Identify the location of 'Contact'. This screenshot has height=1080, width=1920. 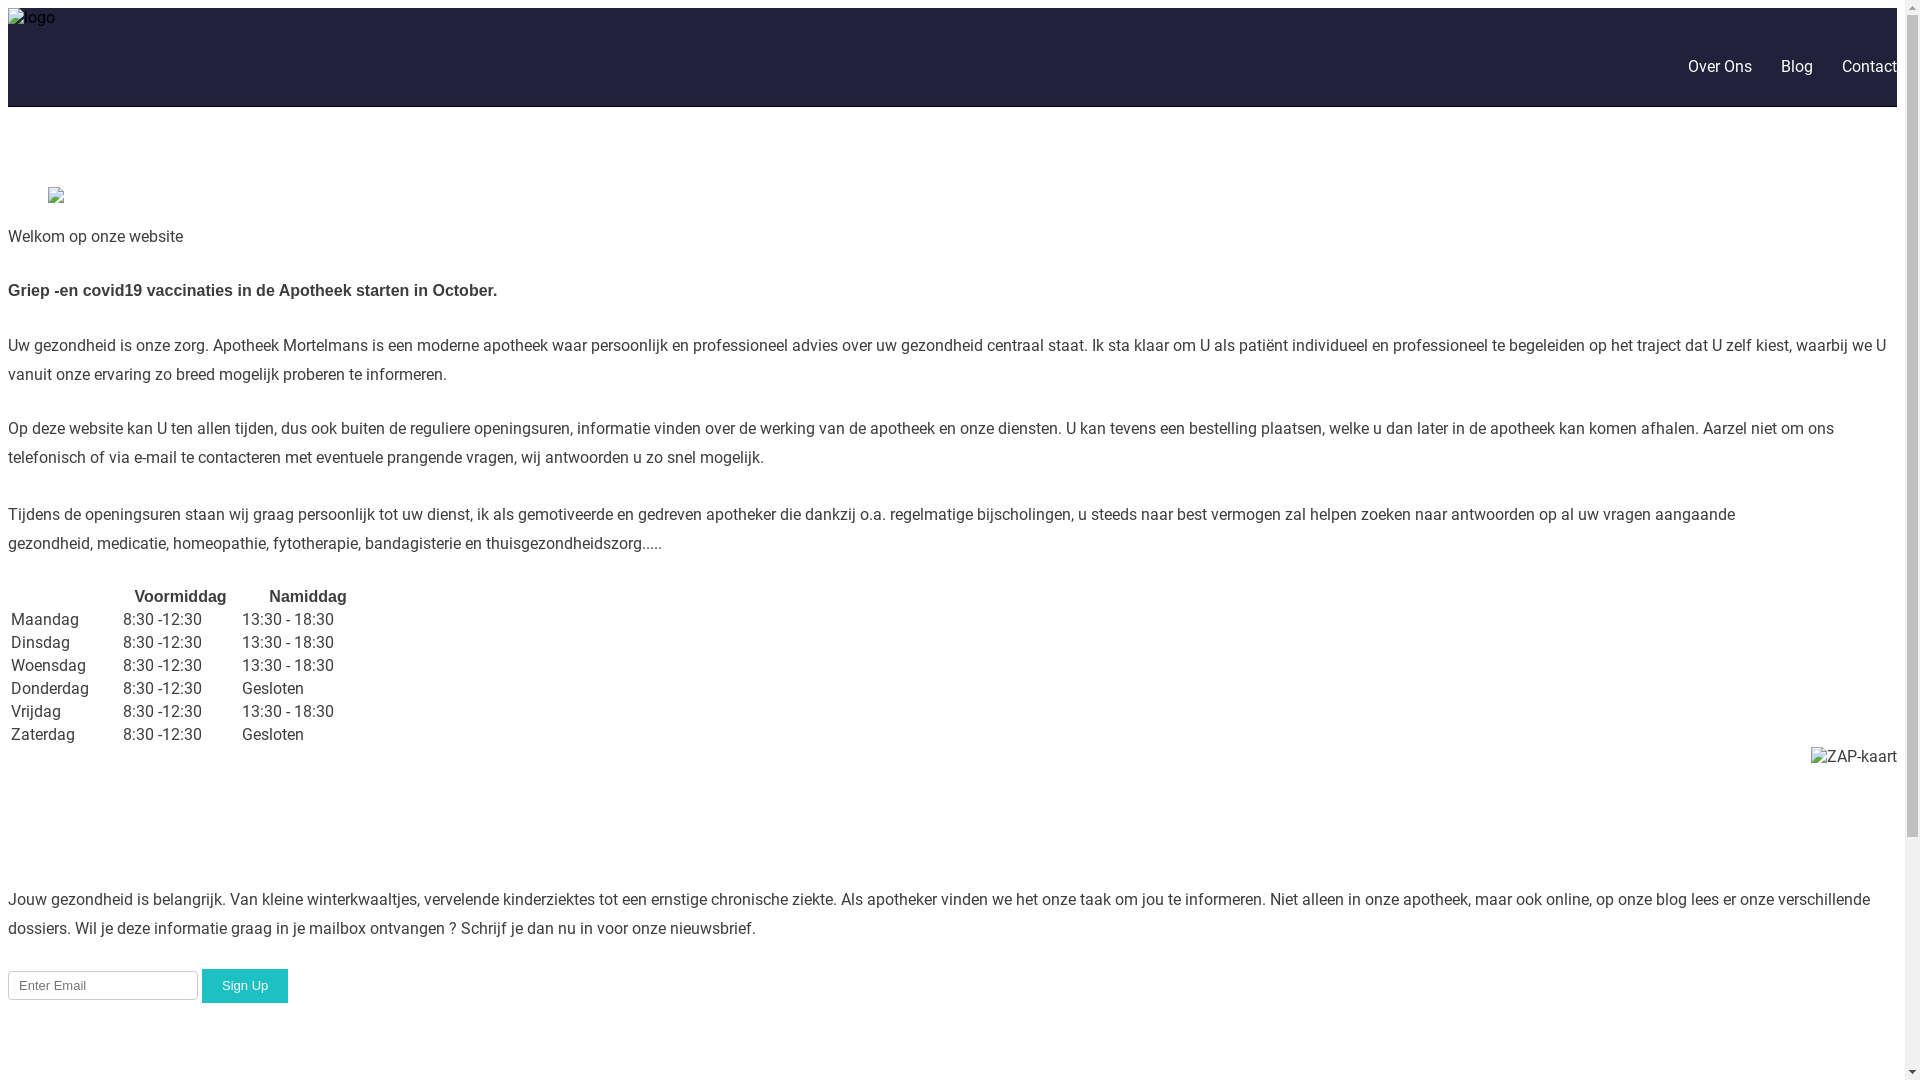
(1868, 65).